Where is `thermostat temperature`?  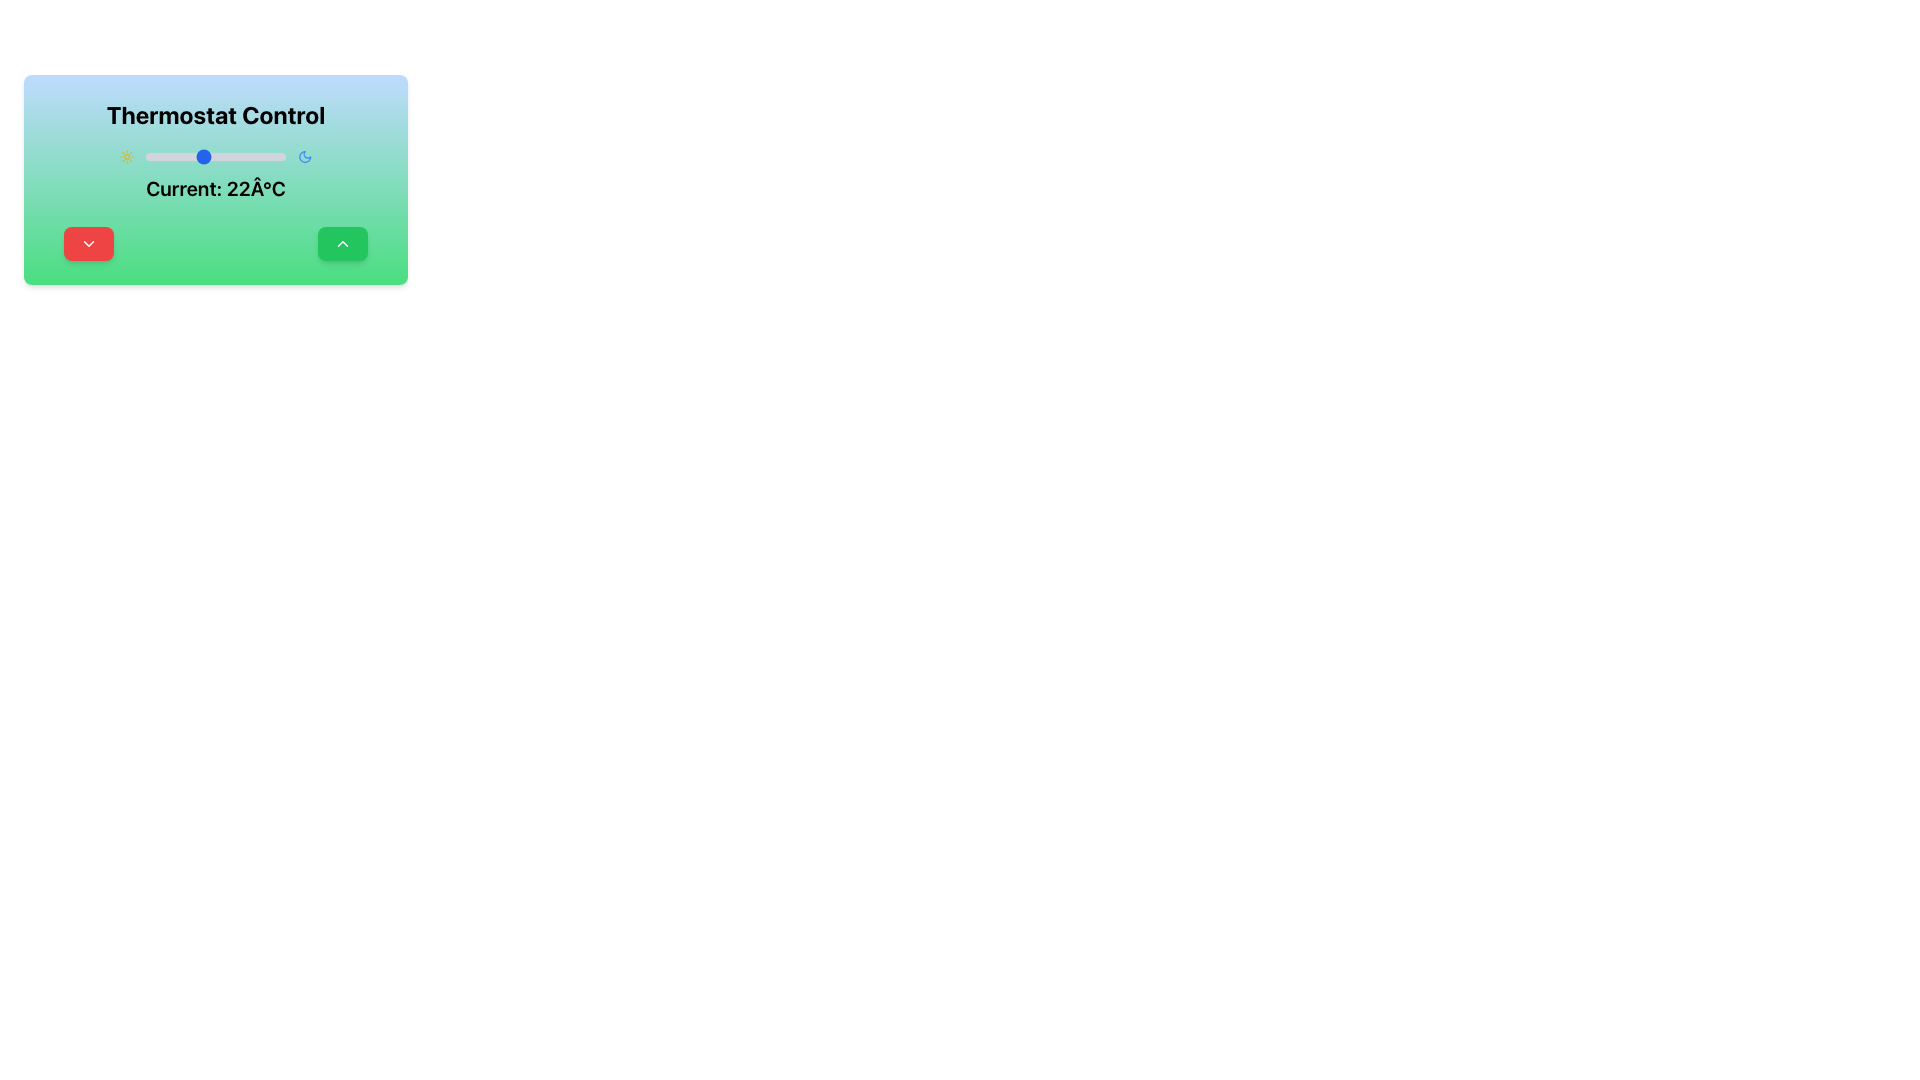 thermostat temperature is located at coordinates (154, 156).